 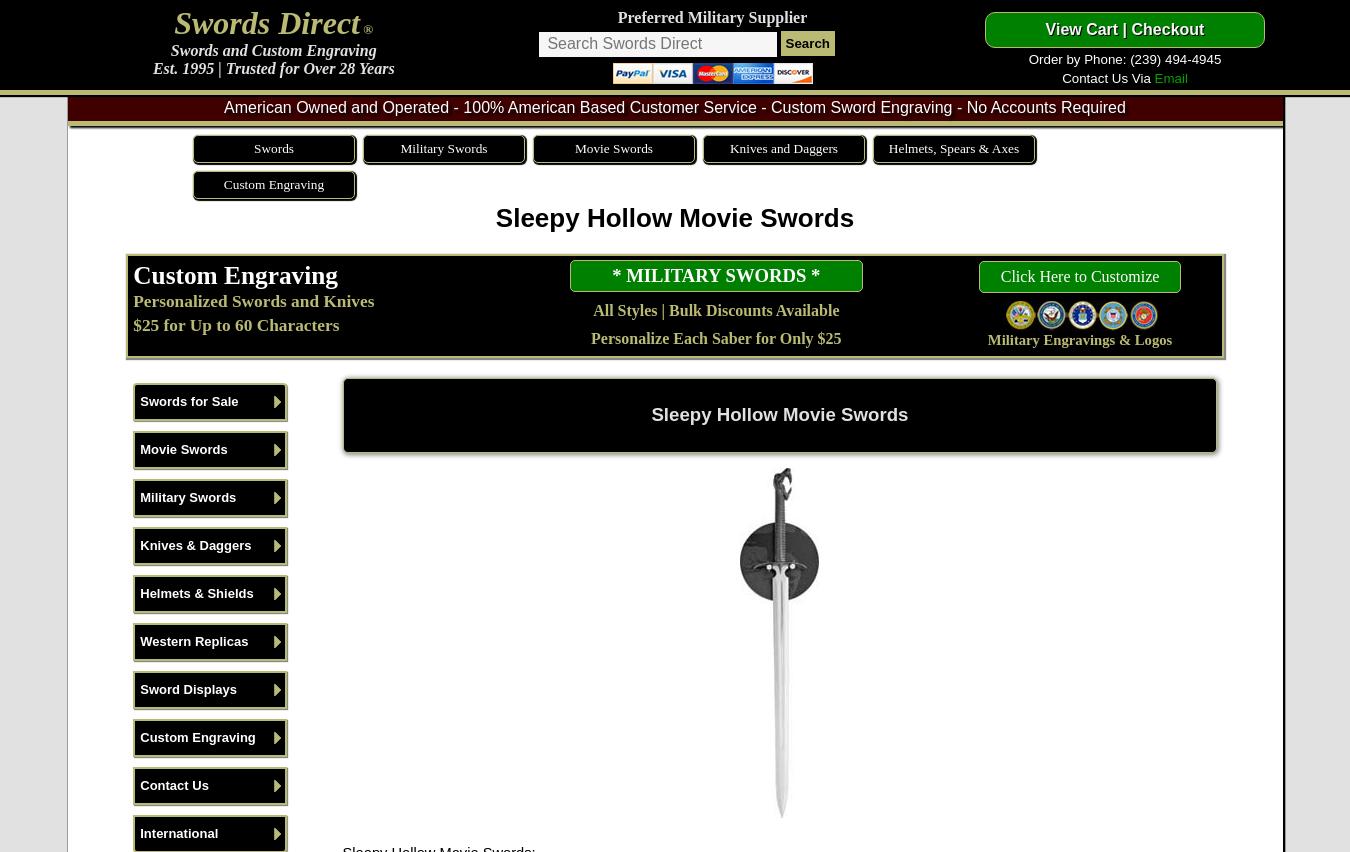 I want to click on 'Contact Us Via', so click(x=1107, y=77).